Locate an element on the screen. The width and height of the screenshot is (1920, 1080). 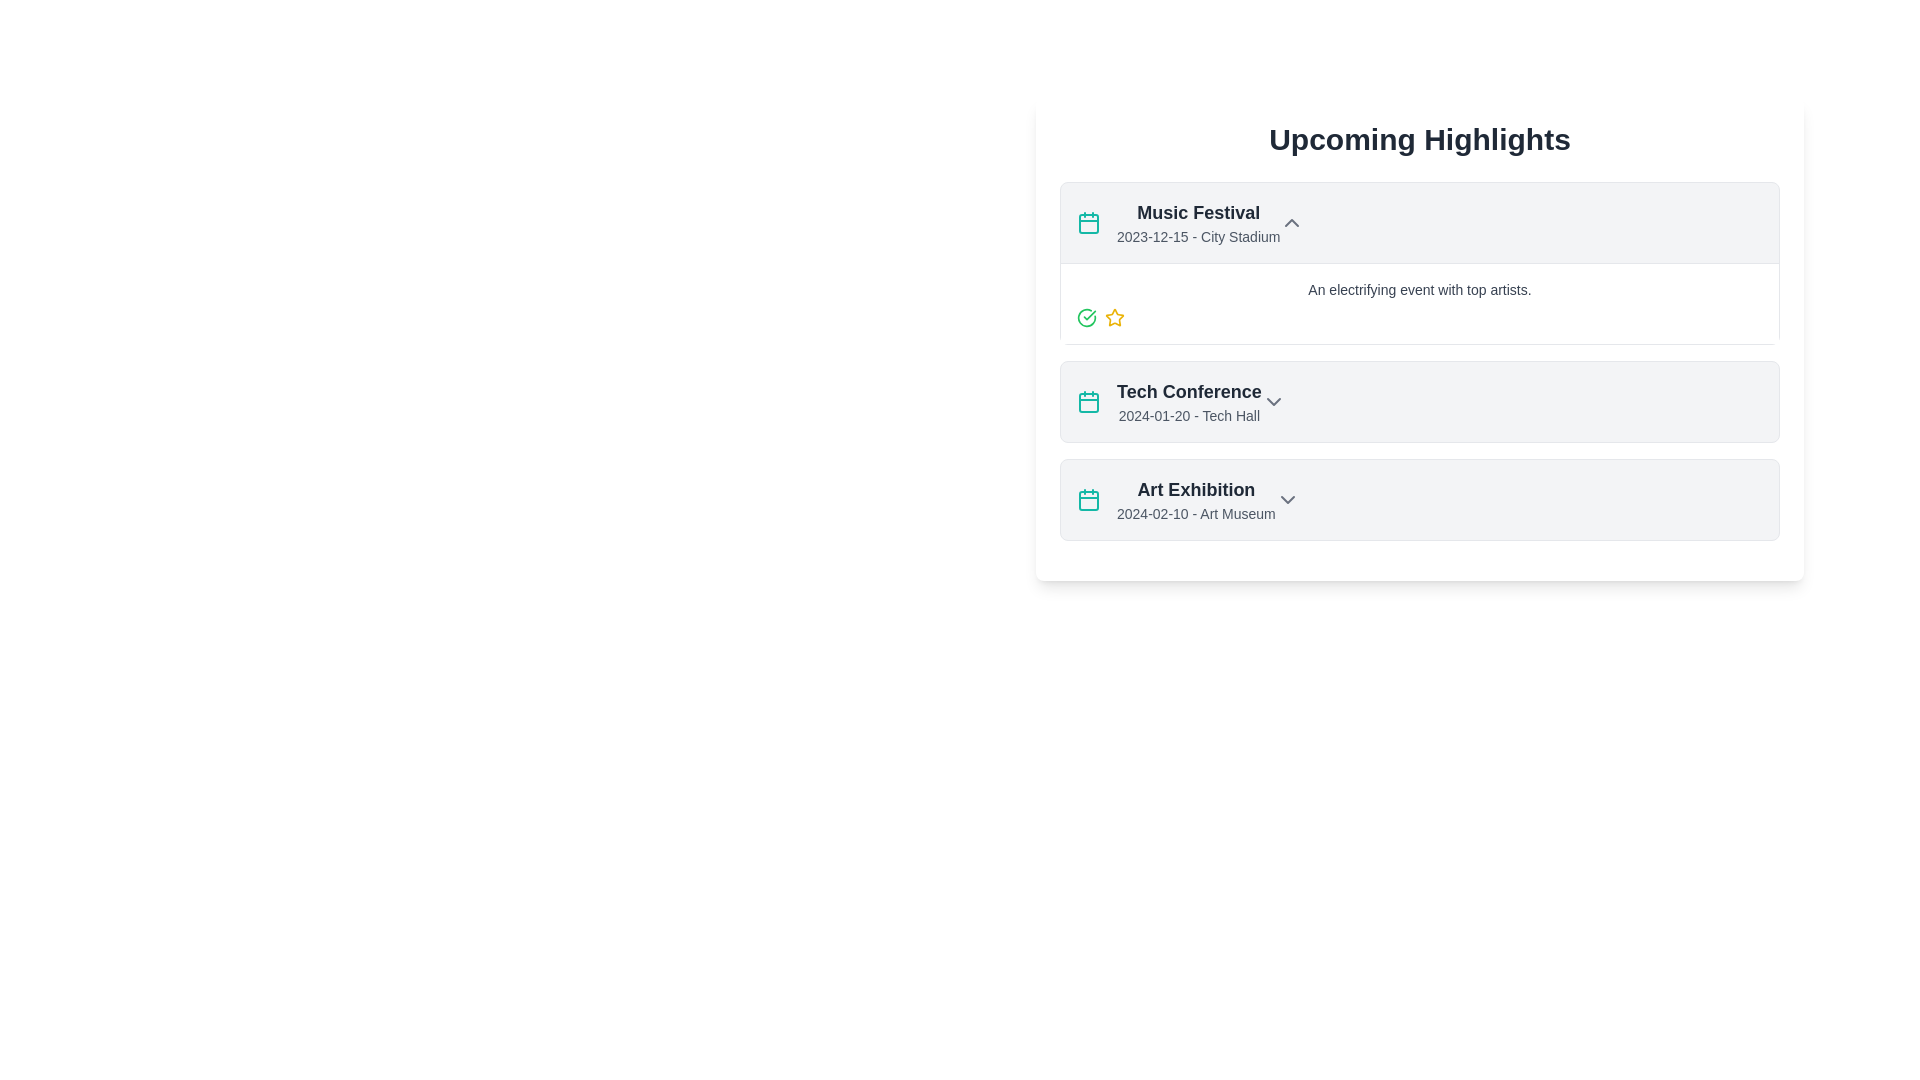
the calendar icon located to the left of the 'Music Festival' text in the first row under 'Upcoming Highlights' is located at coordinates (1088, 223).